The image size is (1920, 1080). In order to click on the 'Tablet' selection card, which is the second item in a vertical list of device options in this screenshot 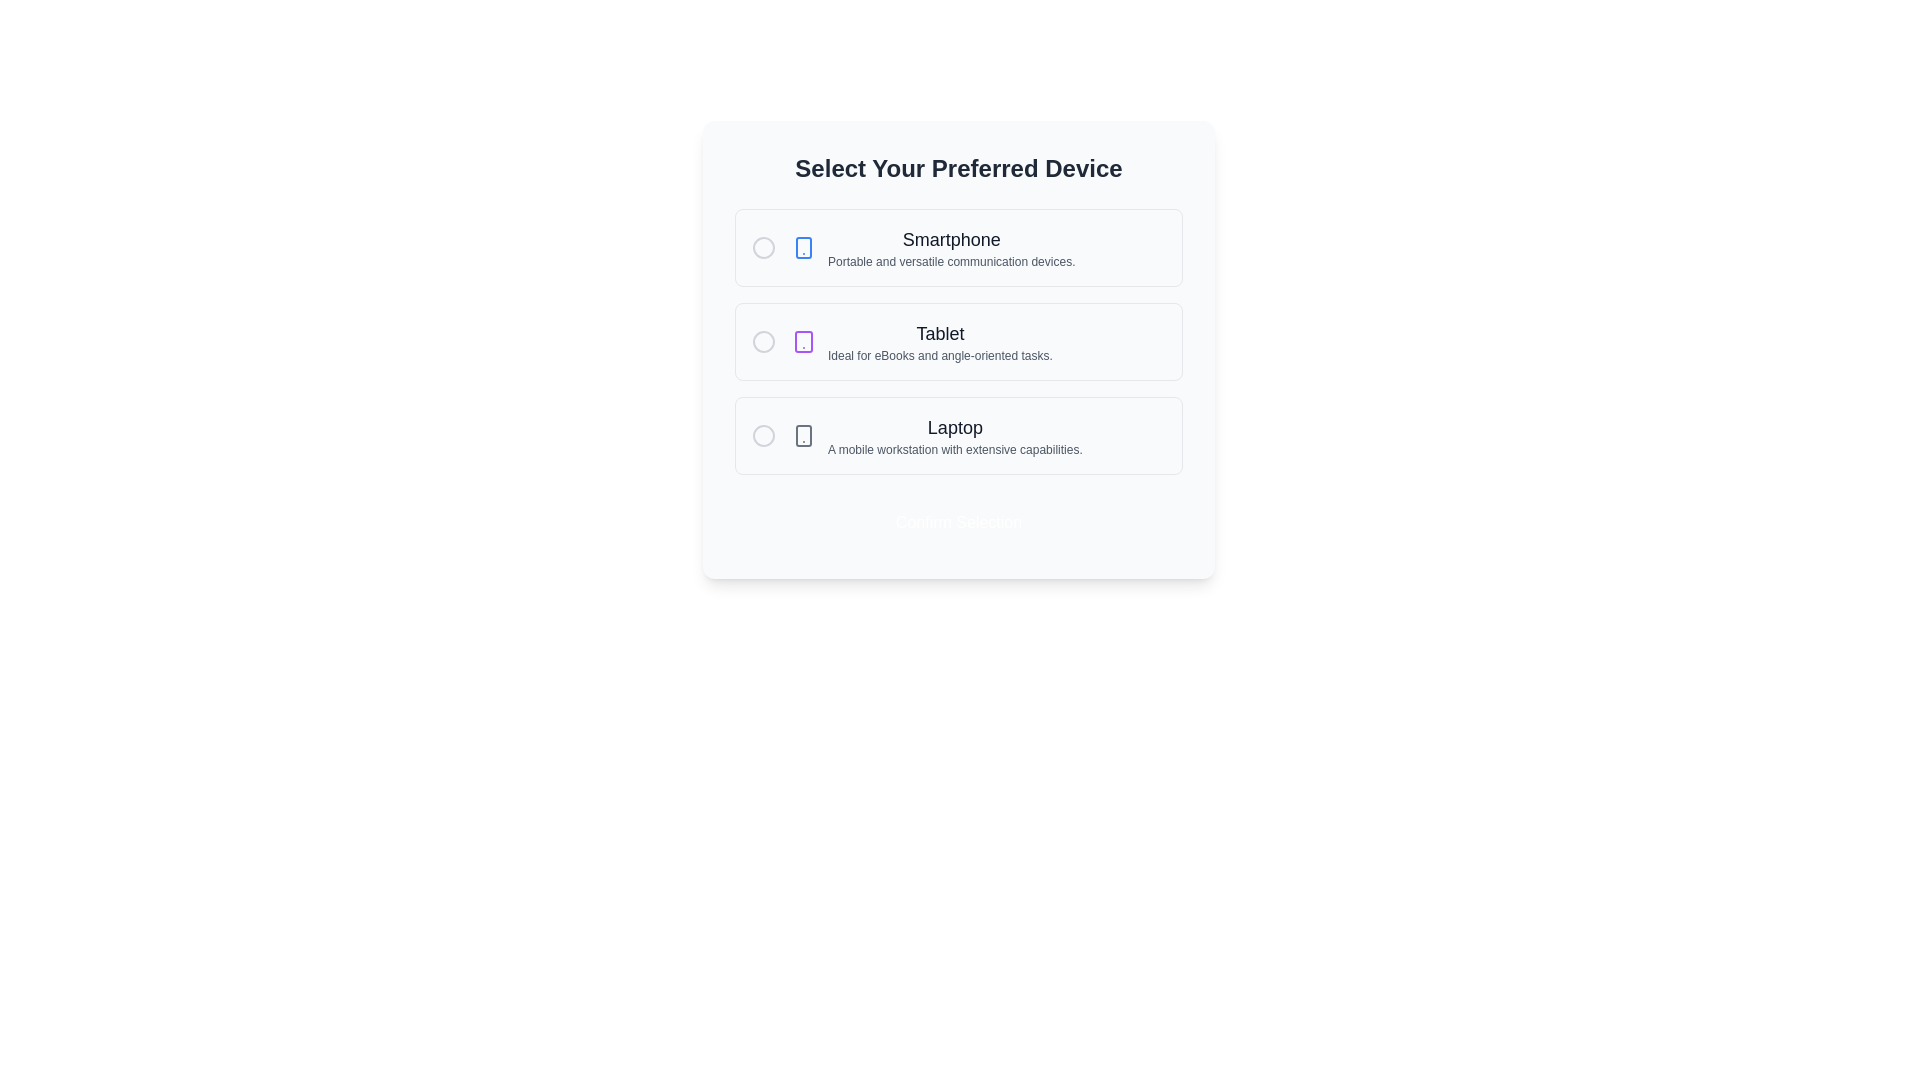, I will do `click(958, 341)`.